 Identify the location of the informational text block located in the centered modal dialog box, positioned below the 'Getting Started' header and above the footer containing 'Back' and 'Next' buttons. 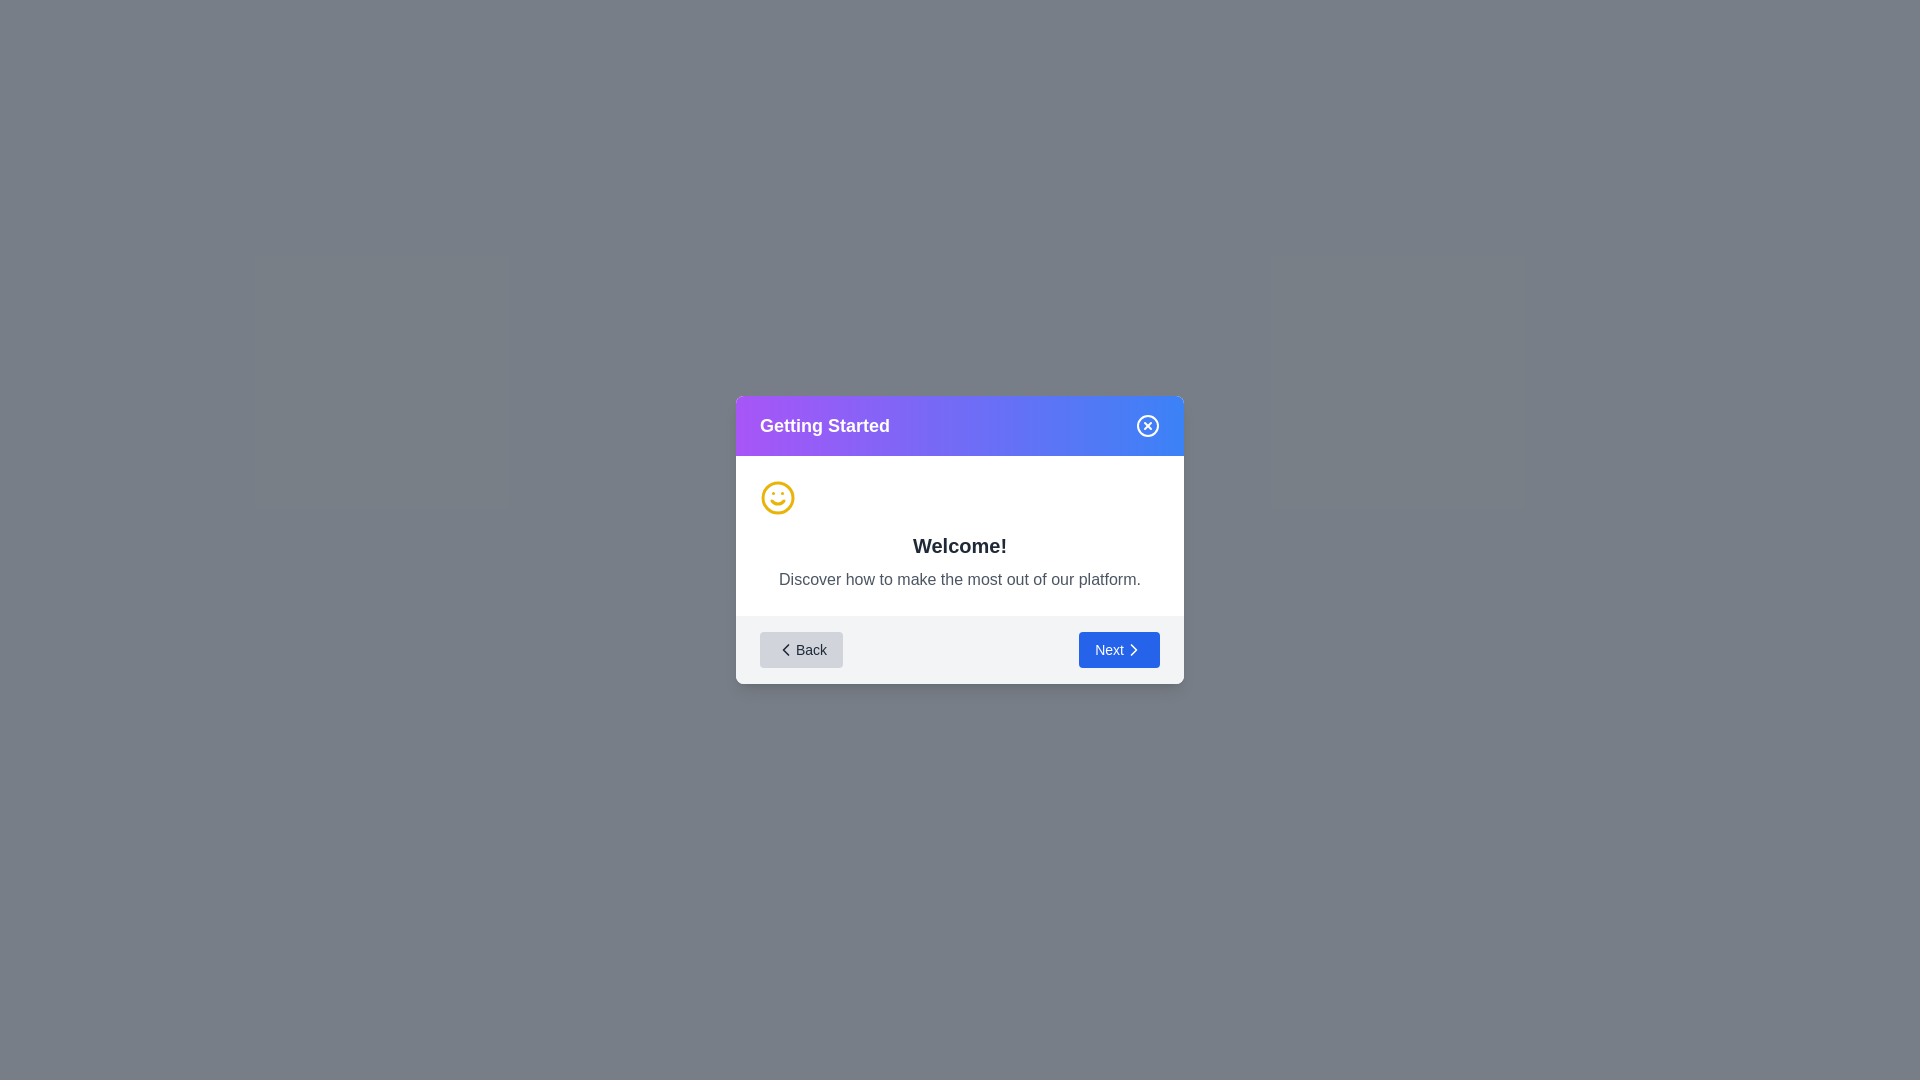
(960, 535).